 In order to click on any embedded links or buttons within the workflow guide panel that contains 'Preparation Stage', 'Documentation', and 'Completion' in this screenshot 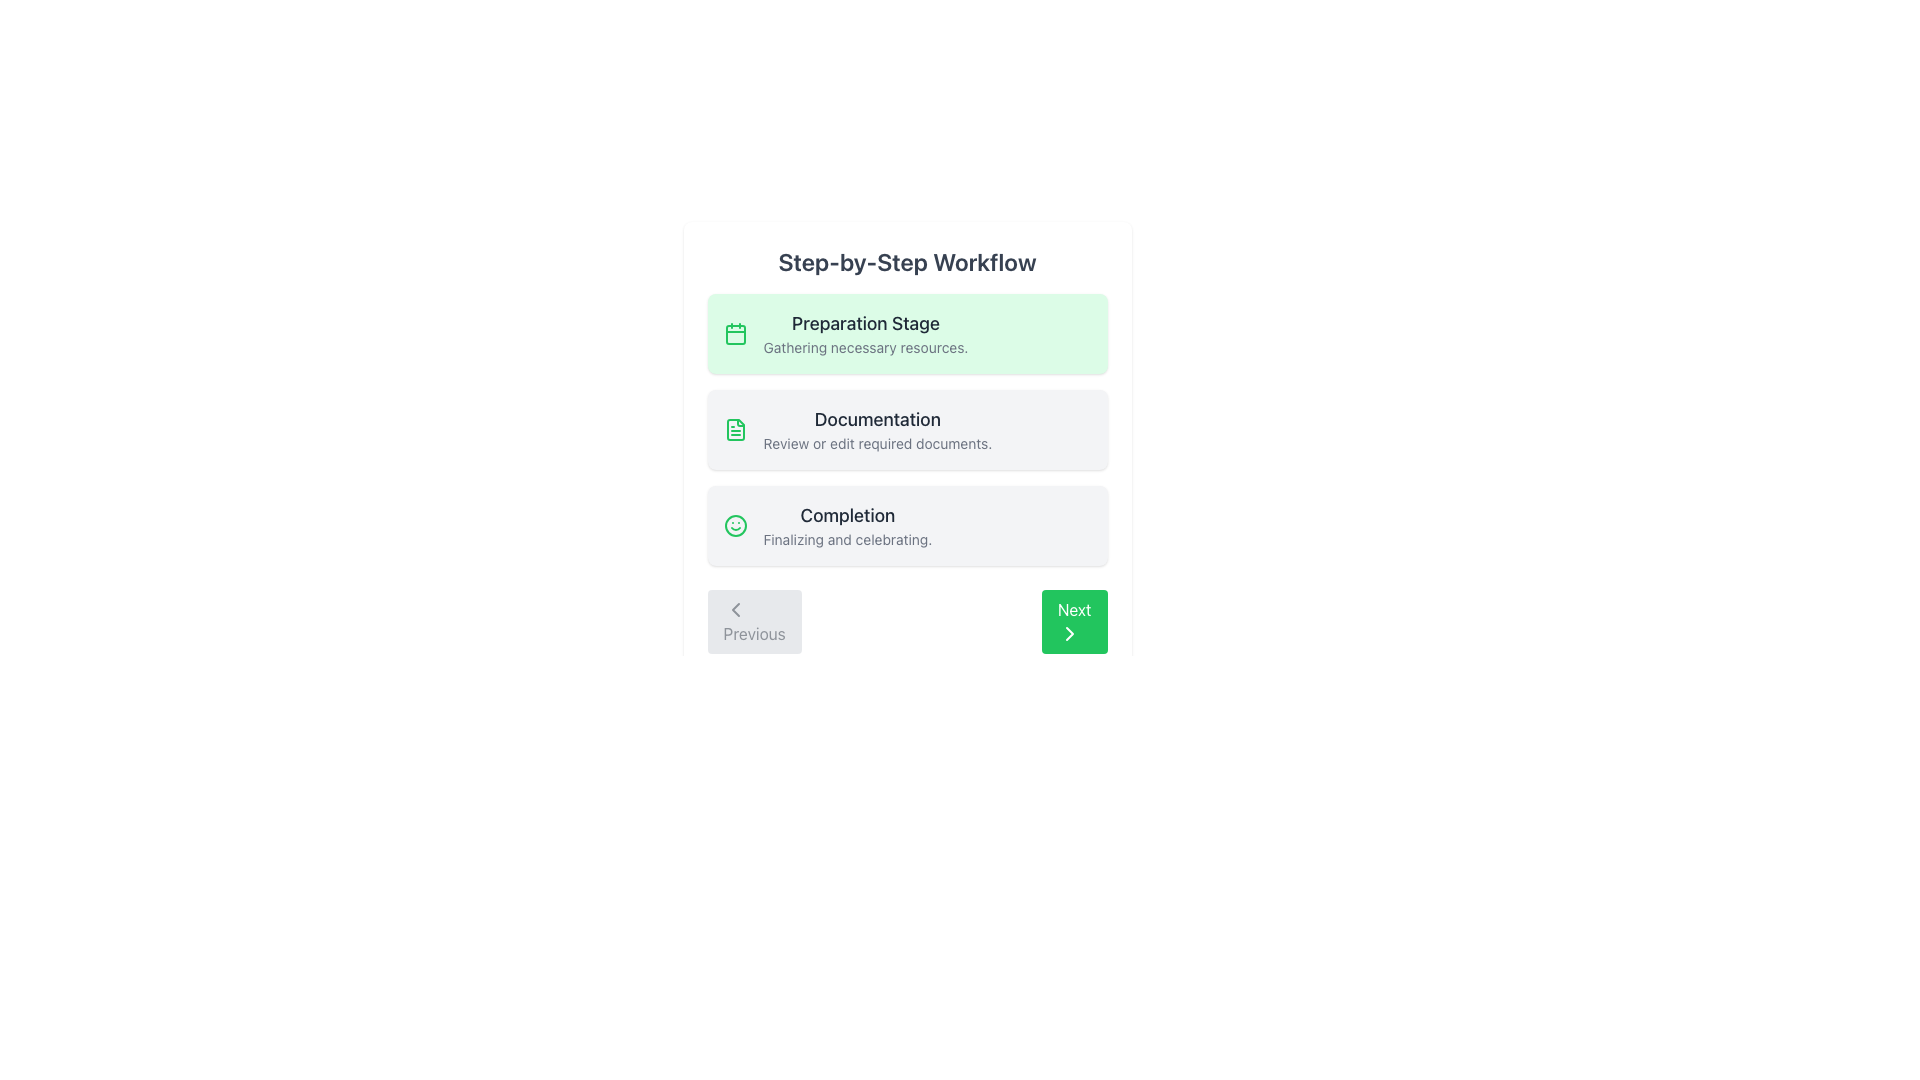, I will do `click(906, 450)`.